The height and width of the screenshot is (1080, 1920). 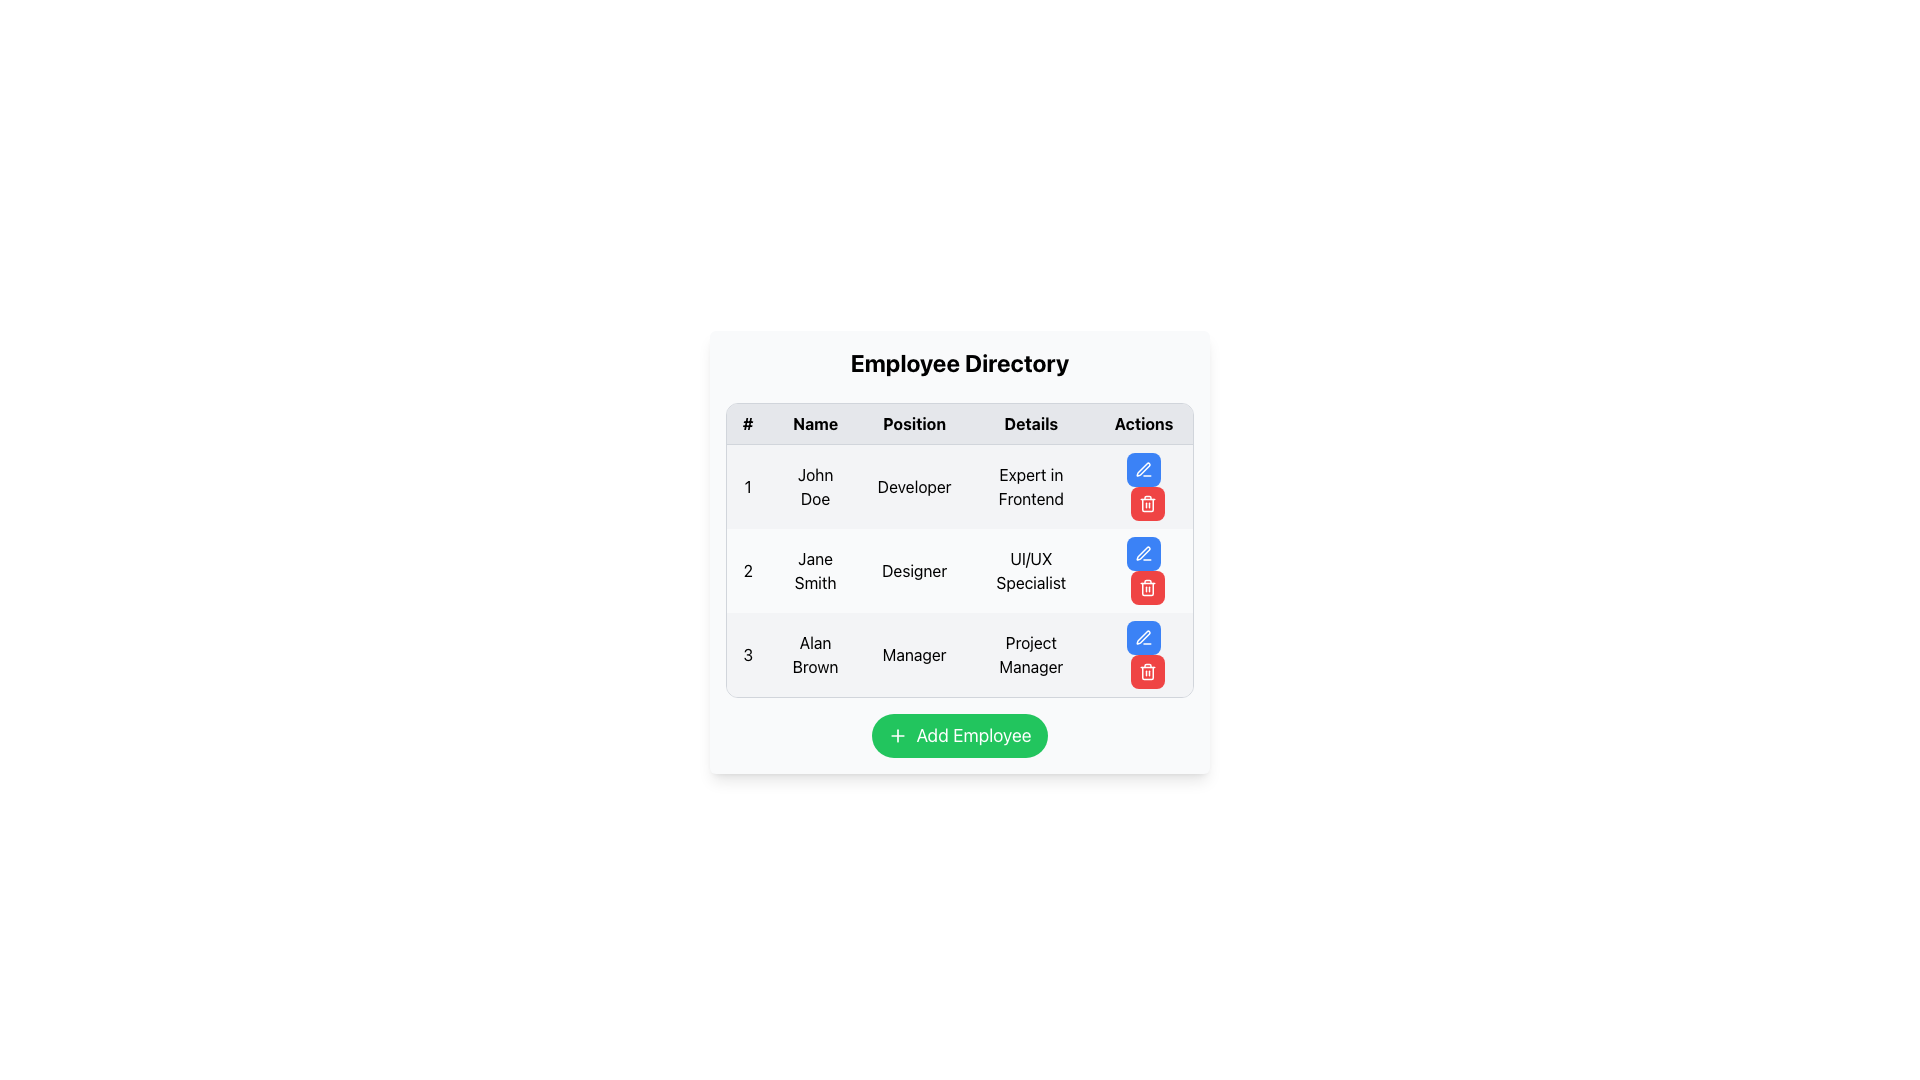 What do you see at coordinates (1143, 553) in the screenshot?
I see `the pen-shaped edit icon located in the Actions column, next to the entry for Jane Smith` at bounding box center [1143, 553].